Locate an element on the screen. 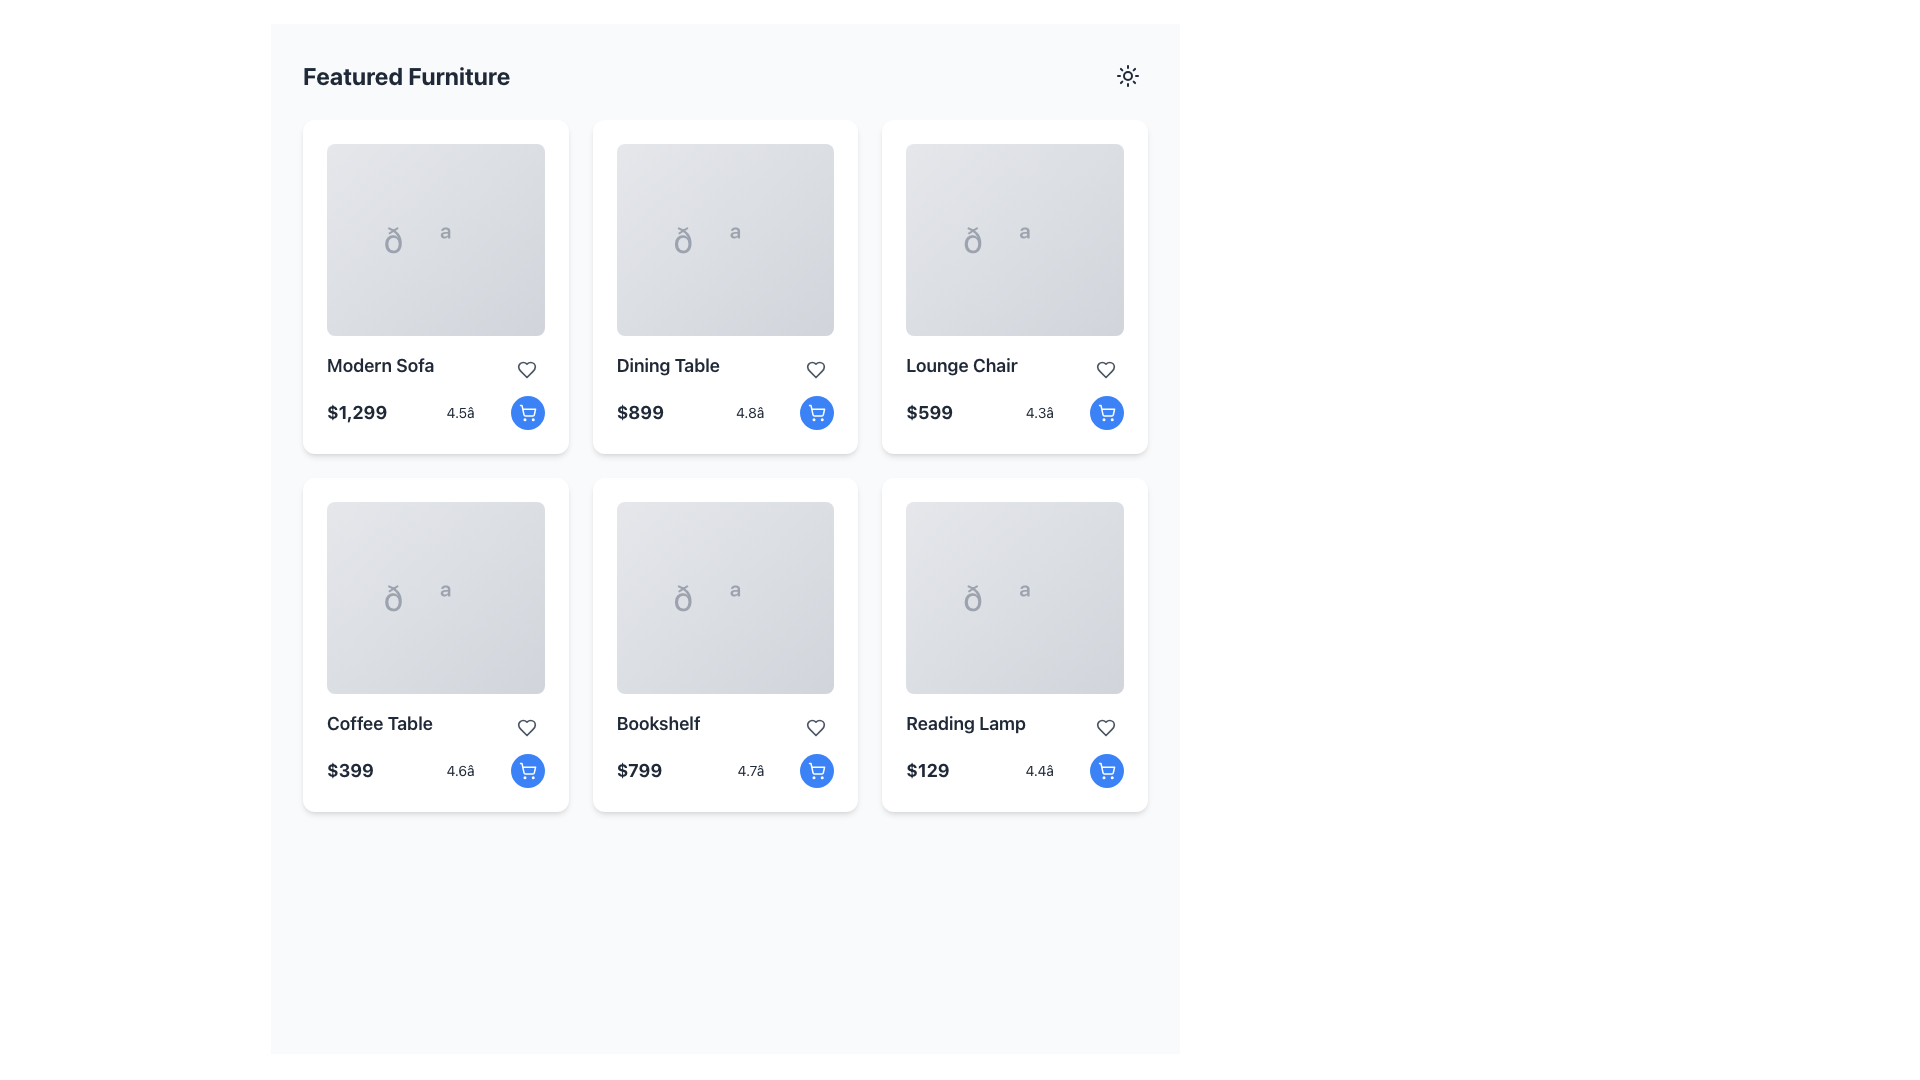 The width and height of the screenshot is (1920, 1080). the circular blue button with a white shopping cart icon located at the bottom-right corner of the 'Reading Lamp' product card is located at coordinates (1106, 770).